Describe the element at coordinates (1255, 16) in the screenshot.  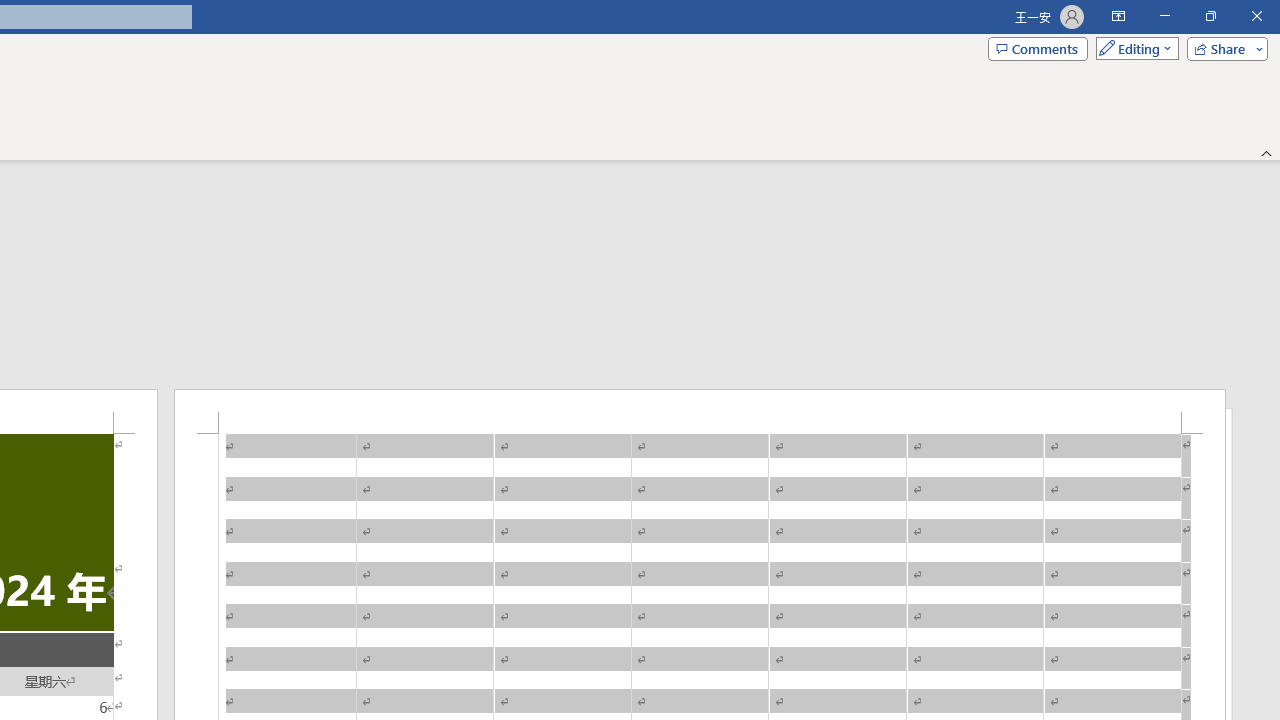
I see `'Close'` at that location.